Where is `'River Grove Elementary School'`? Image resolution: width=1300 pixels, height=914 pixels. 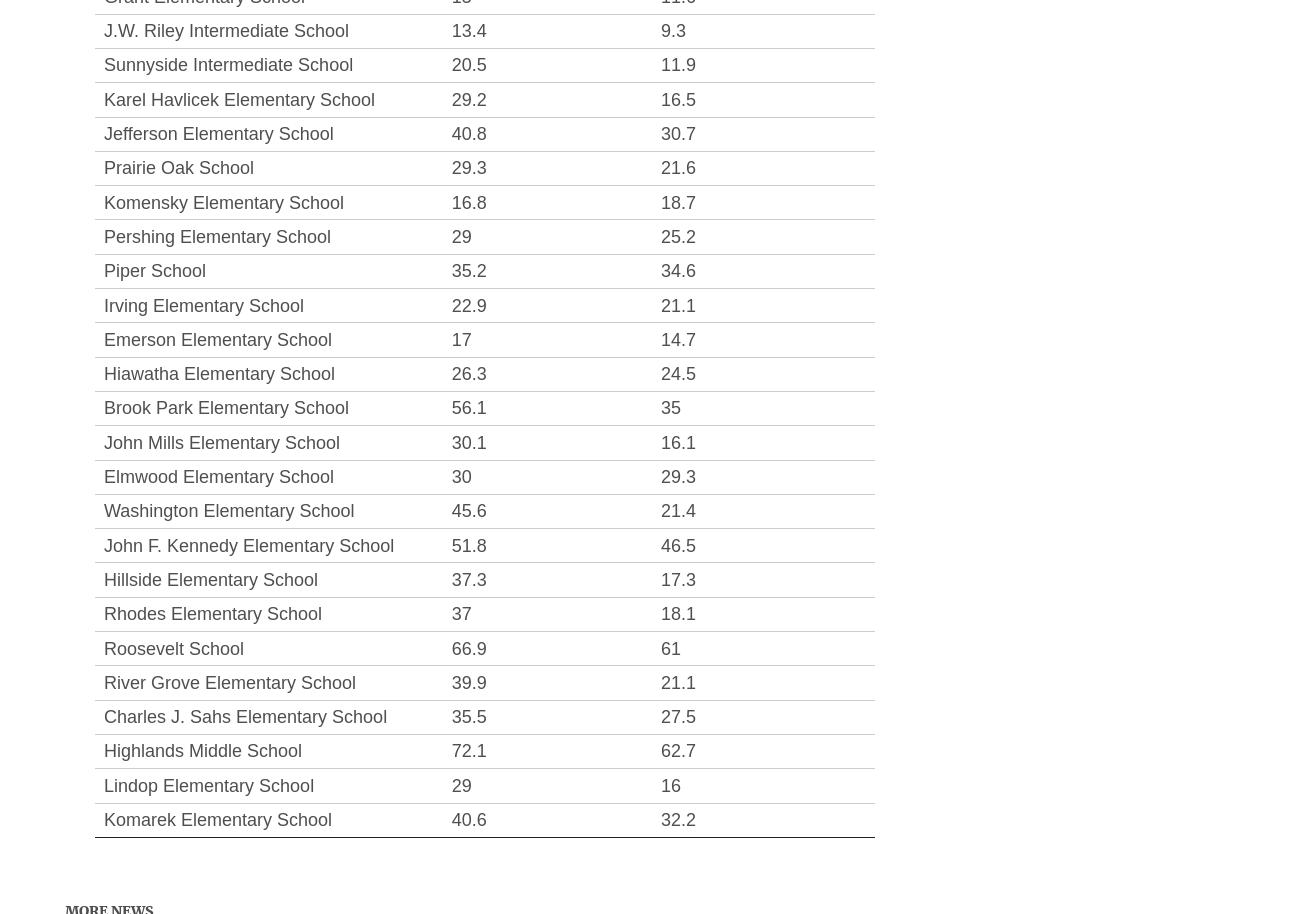 'River Grove Elementary School' is located at coordinates (104, 682).